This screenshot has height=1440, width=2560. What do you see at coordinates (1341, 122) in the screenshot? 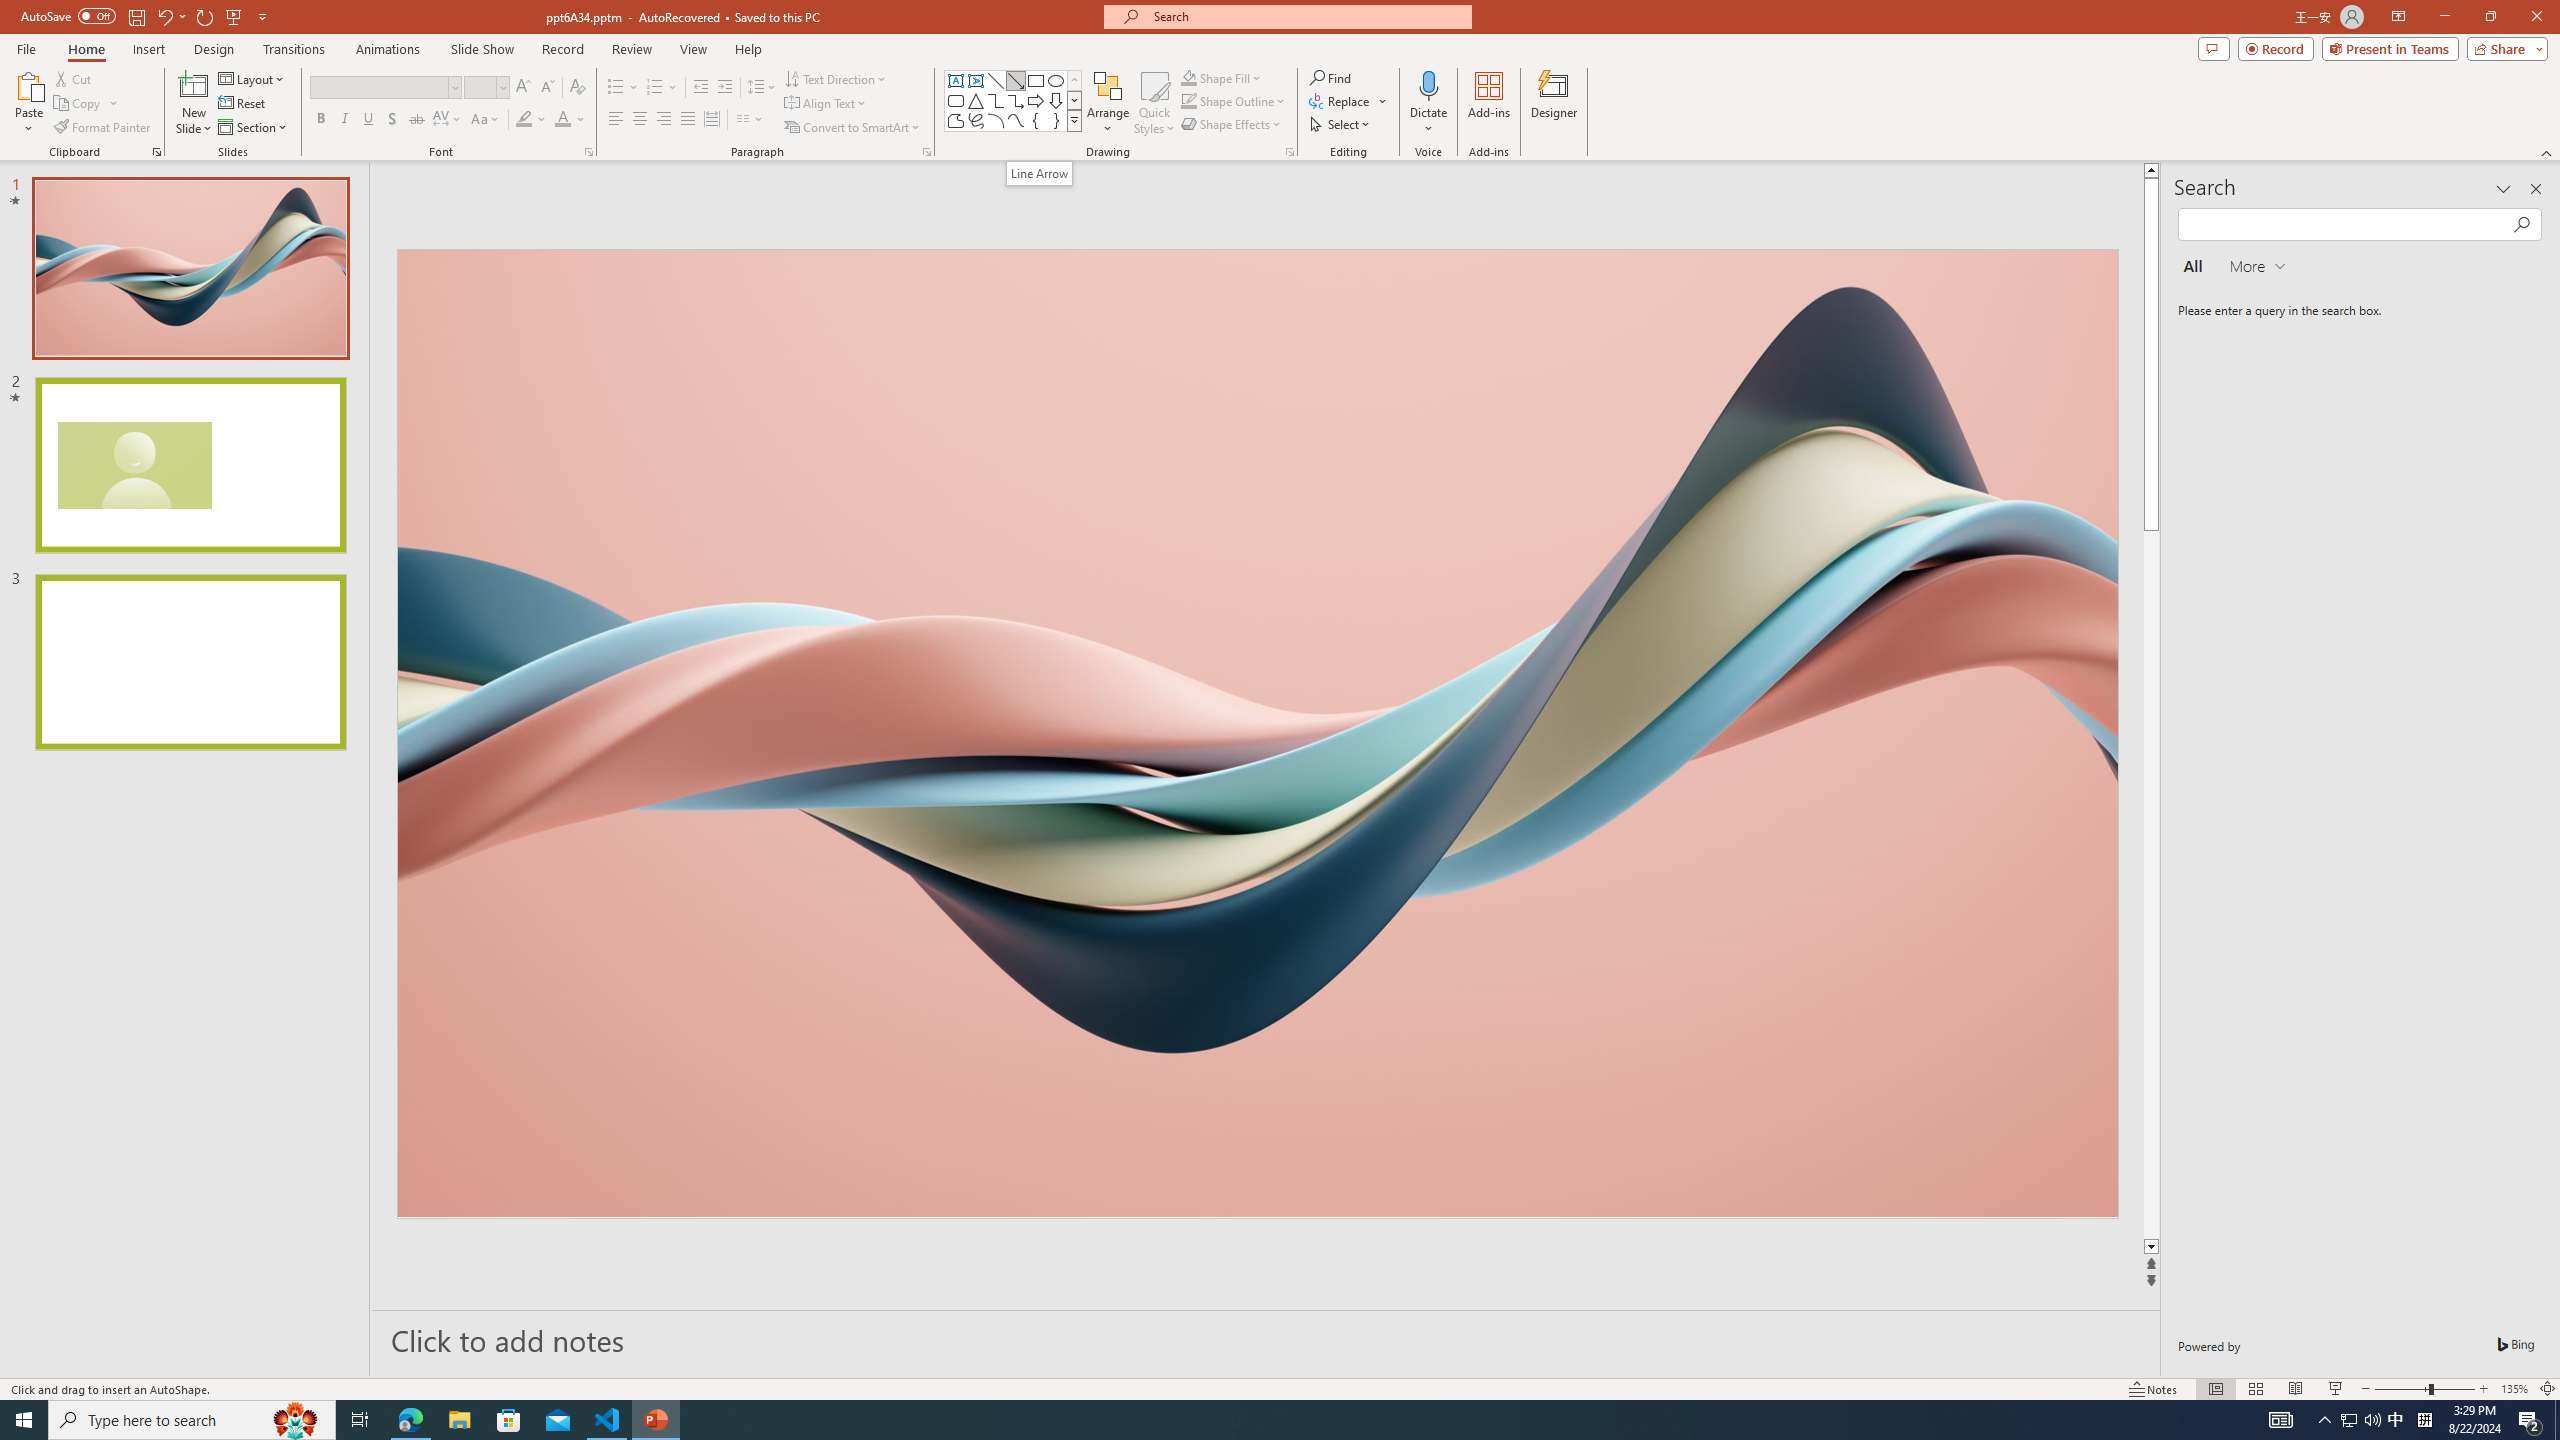
I see `'Select'` at bounding box center [1341, 122].